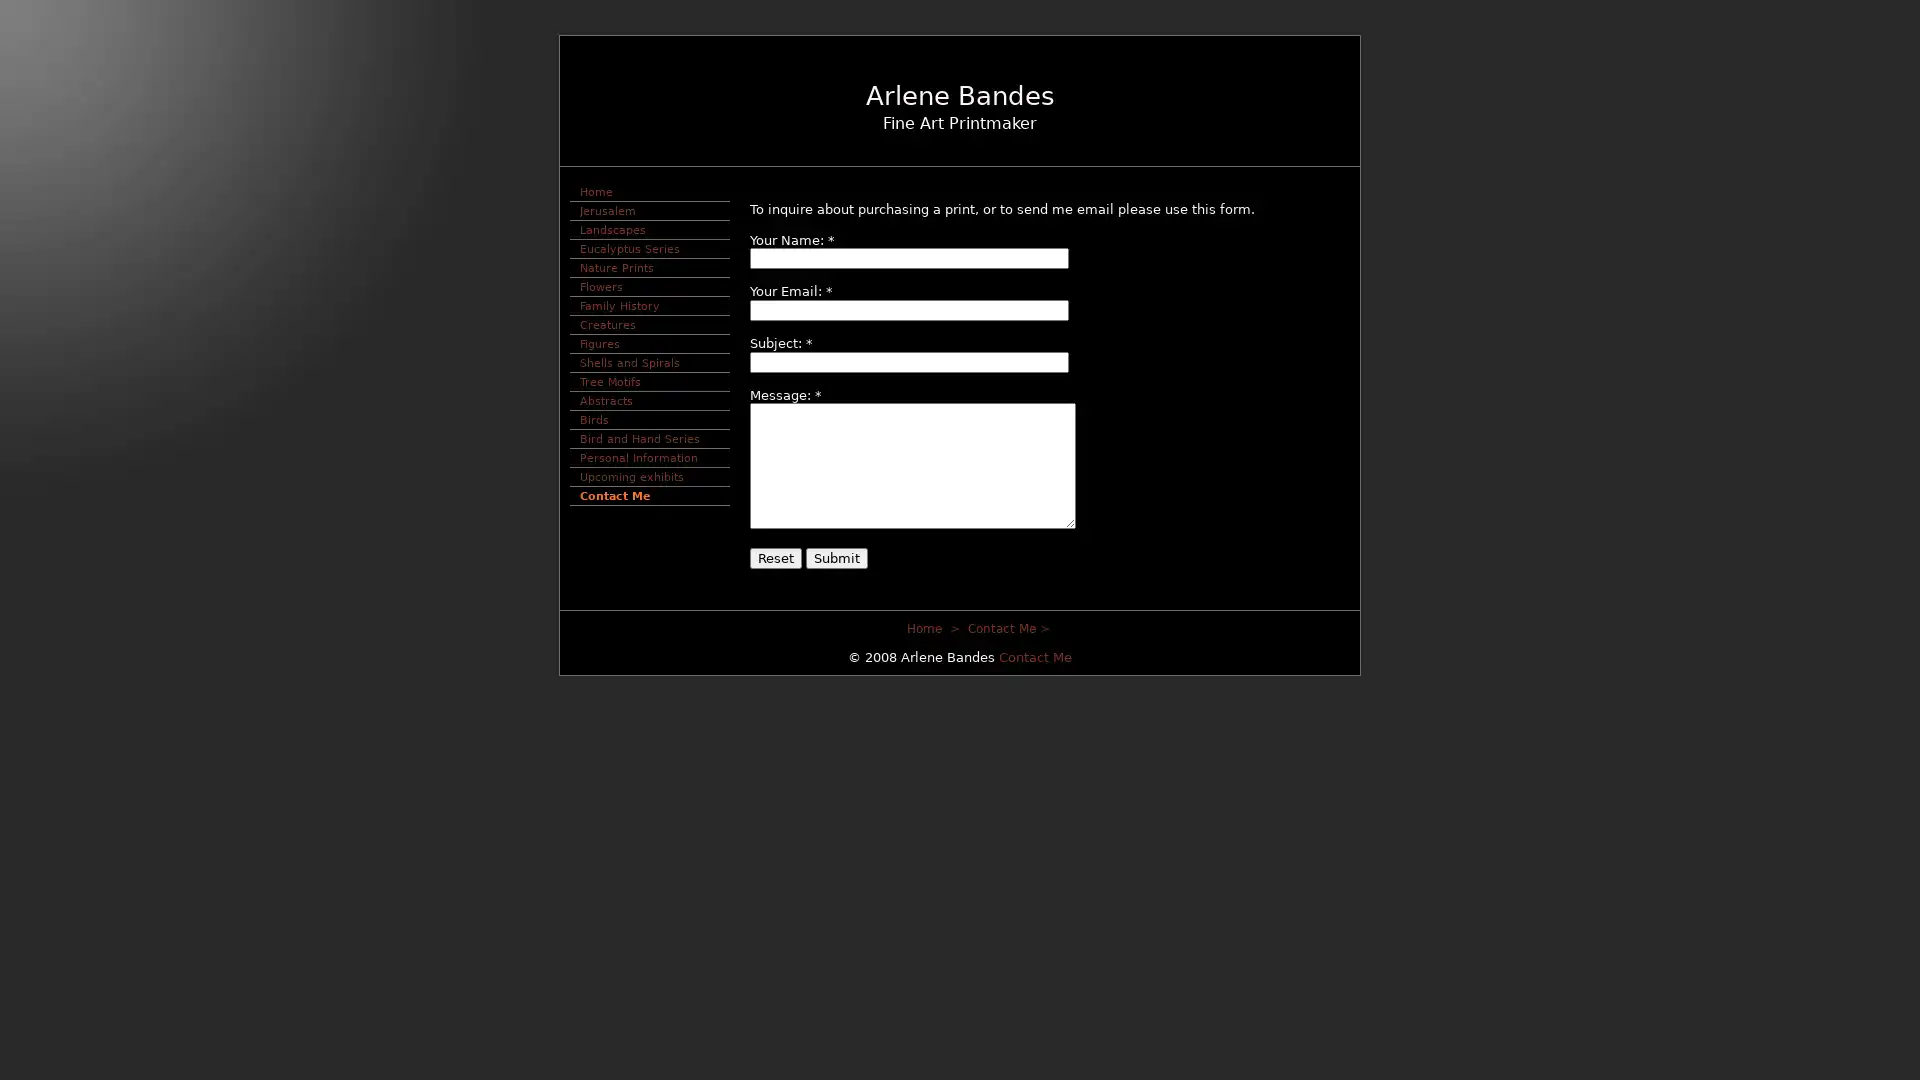 The width and height of the screenshot is (1920, 1080). Describe the element at coordinates (775, 557) in the screenshot. I see `Reset` at that location.